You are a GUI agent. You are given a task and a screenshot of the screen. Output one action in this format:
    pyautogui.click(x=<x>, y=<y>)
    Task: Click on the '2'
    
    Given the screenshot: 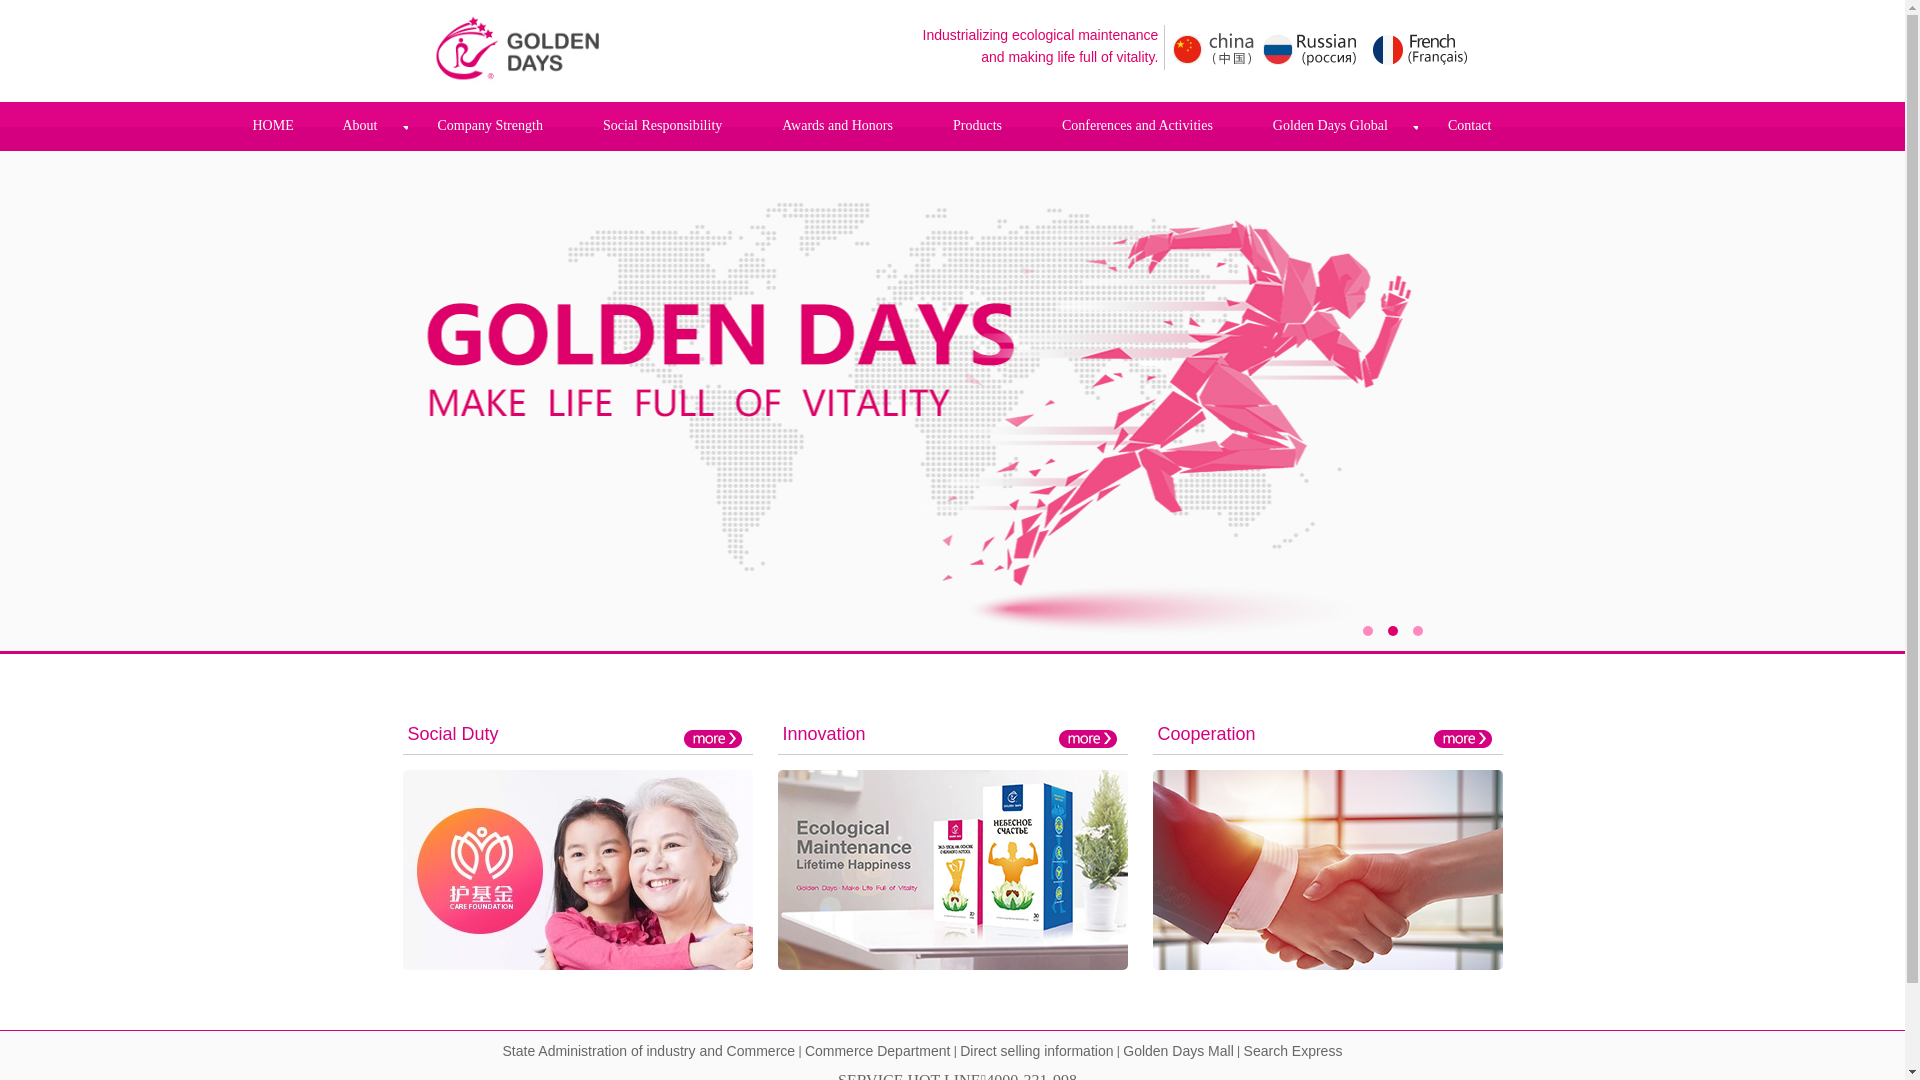 What is the action you would take?
    pyautogui.click(x=1386, y=631)
    